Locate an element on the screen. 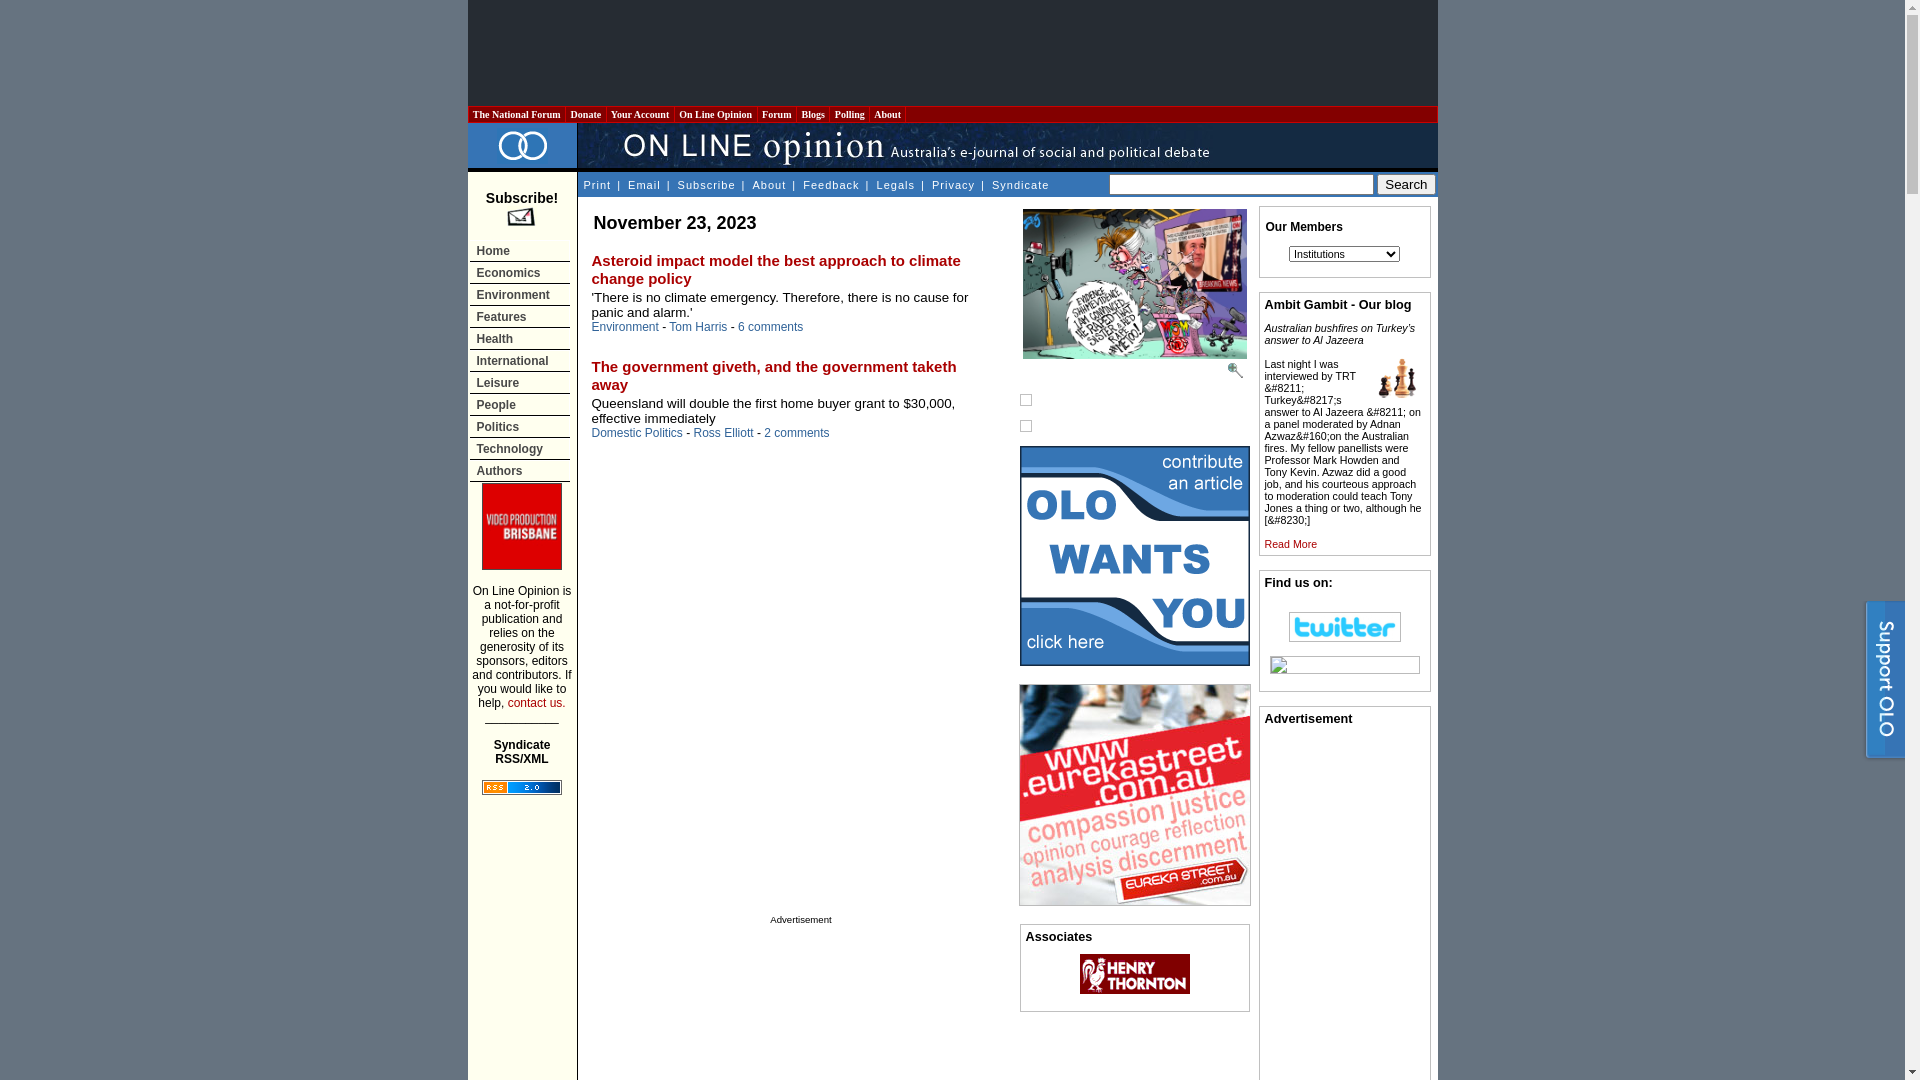 The width and height of the screenshot is (1920, 1080). ' Donate ' is located at coordinates (584, 114).